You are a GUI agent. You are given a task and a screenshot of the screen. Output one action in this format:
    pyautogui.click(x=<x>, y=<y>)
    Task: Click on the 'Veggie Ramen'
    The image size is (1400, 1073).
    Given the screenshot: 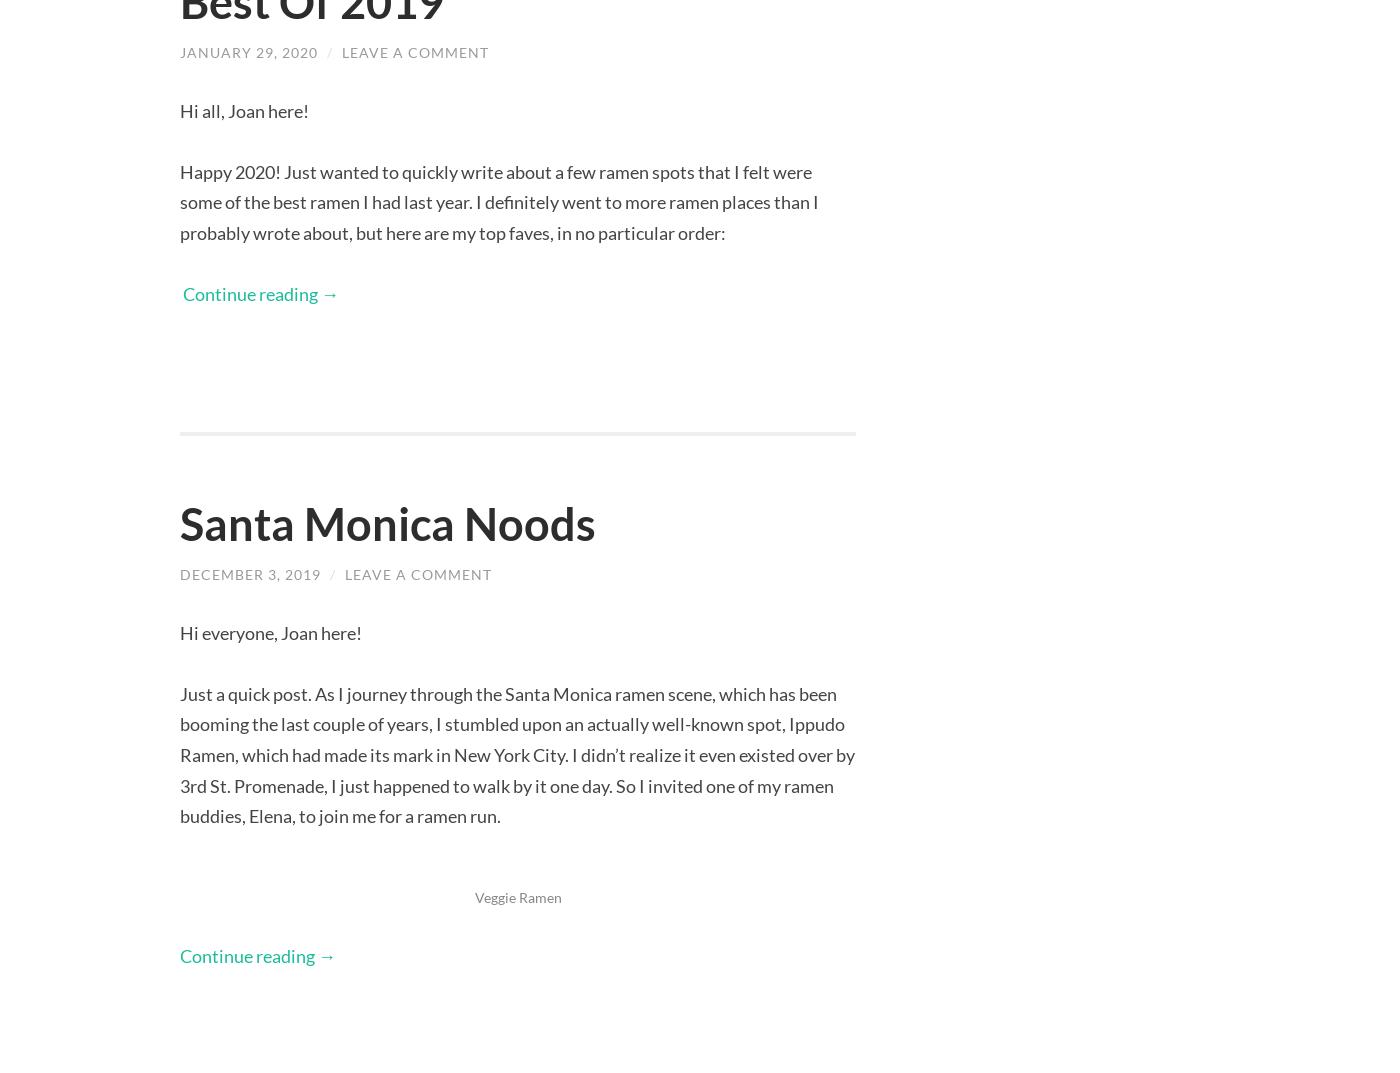 What is the action you would take?
    pyautogui.click(x=517, y=897)
    